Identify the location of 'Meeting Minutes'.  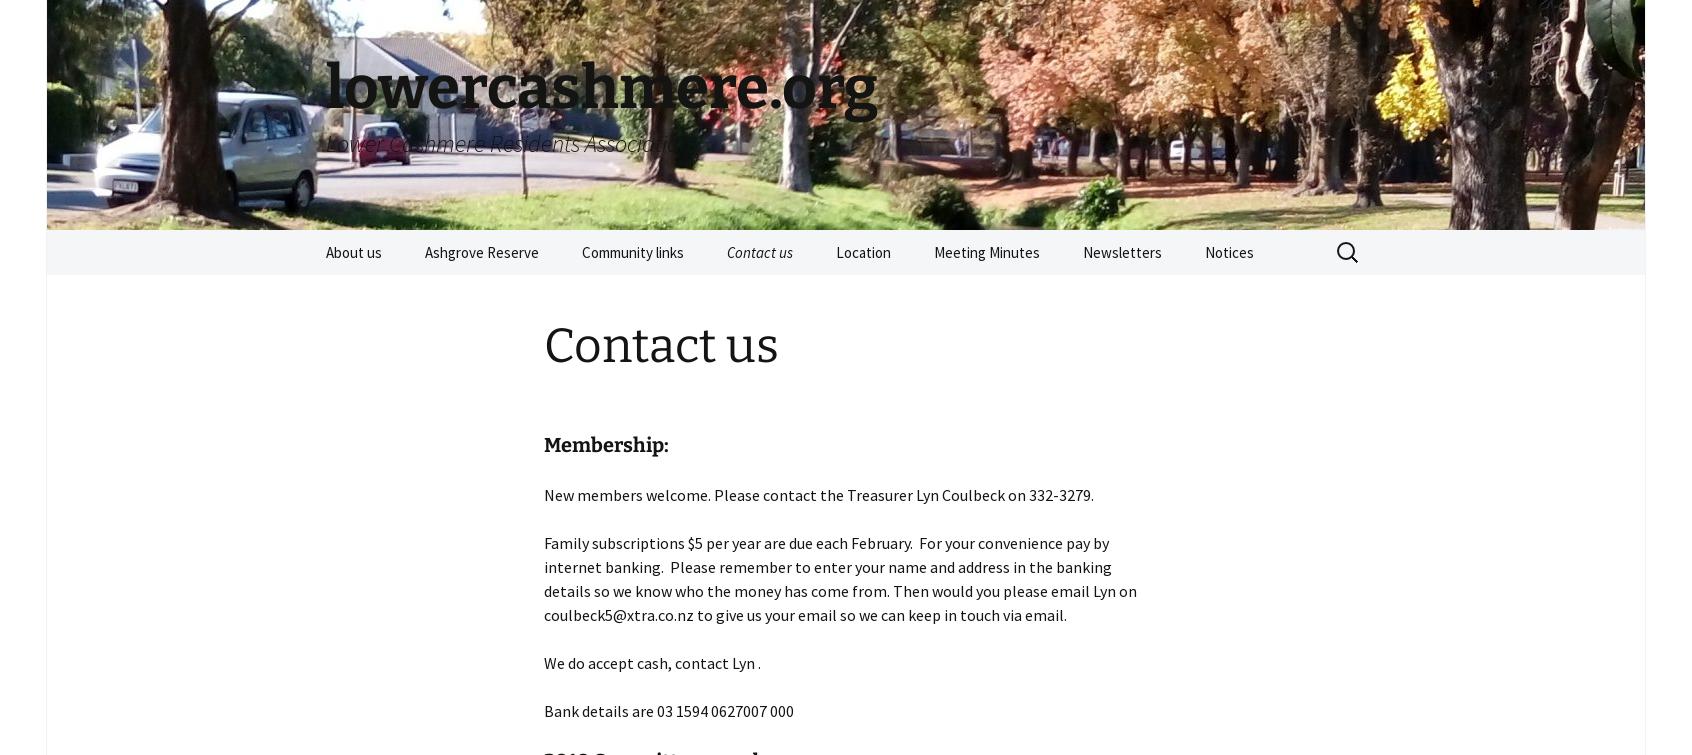
(986, 252).